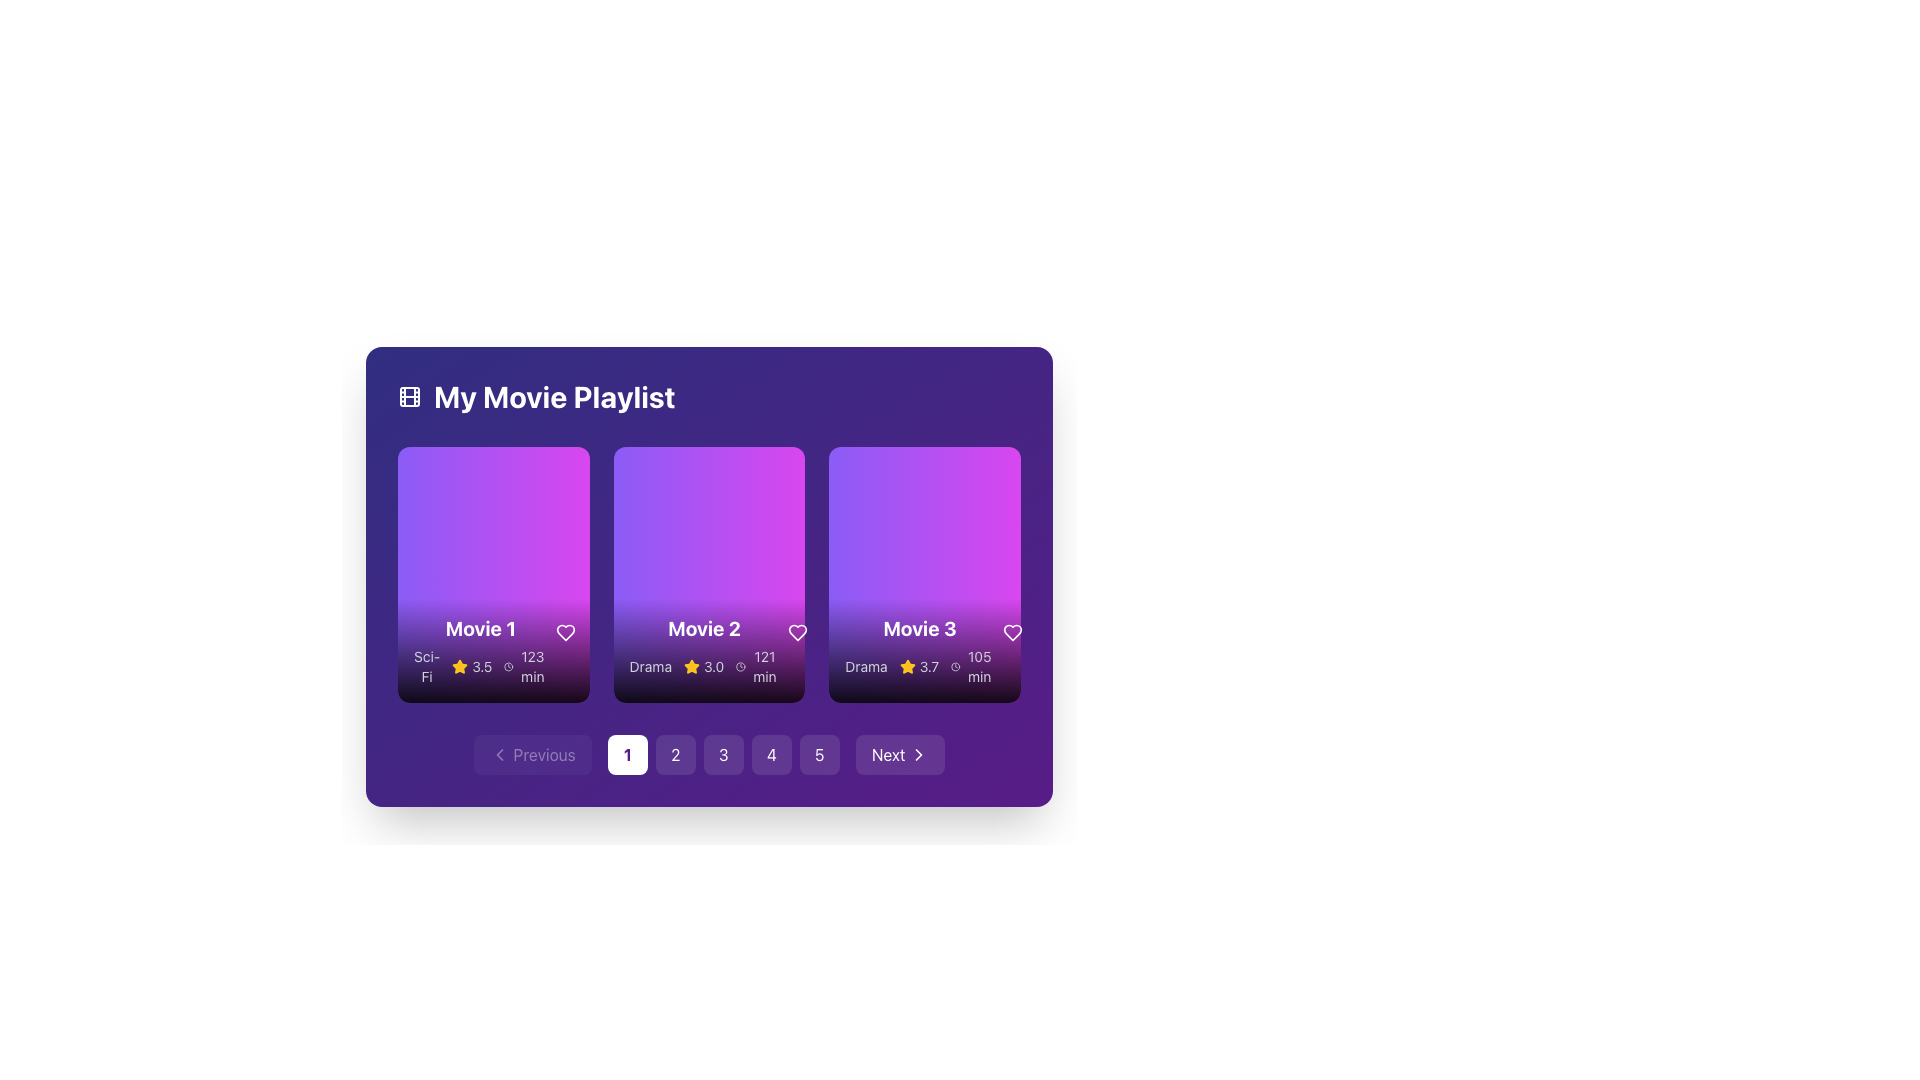 Image resolution: width=1920 pixels, height=1080 pixels. Describe the element at coordinates (918, 755) in the screenshot. I see `the right-pointing chevron arrow icon, which is part of the 'Next' button used for pagination` at that location.